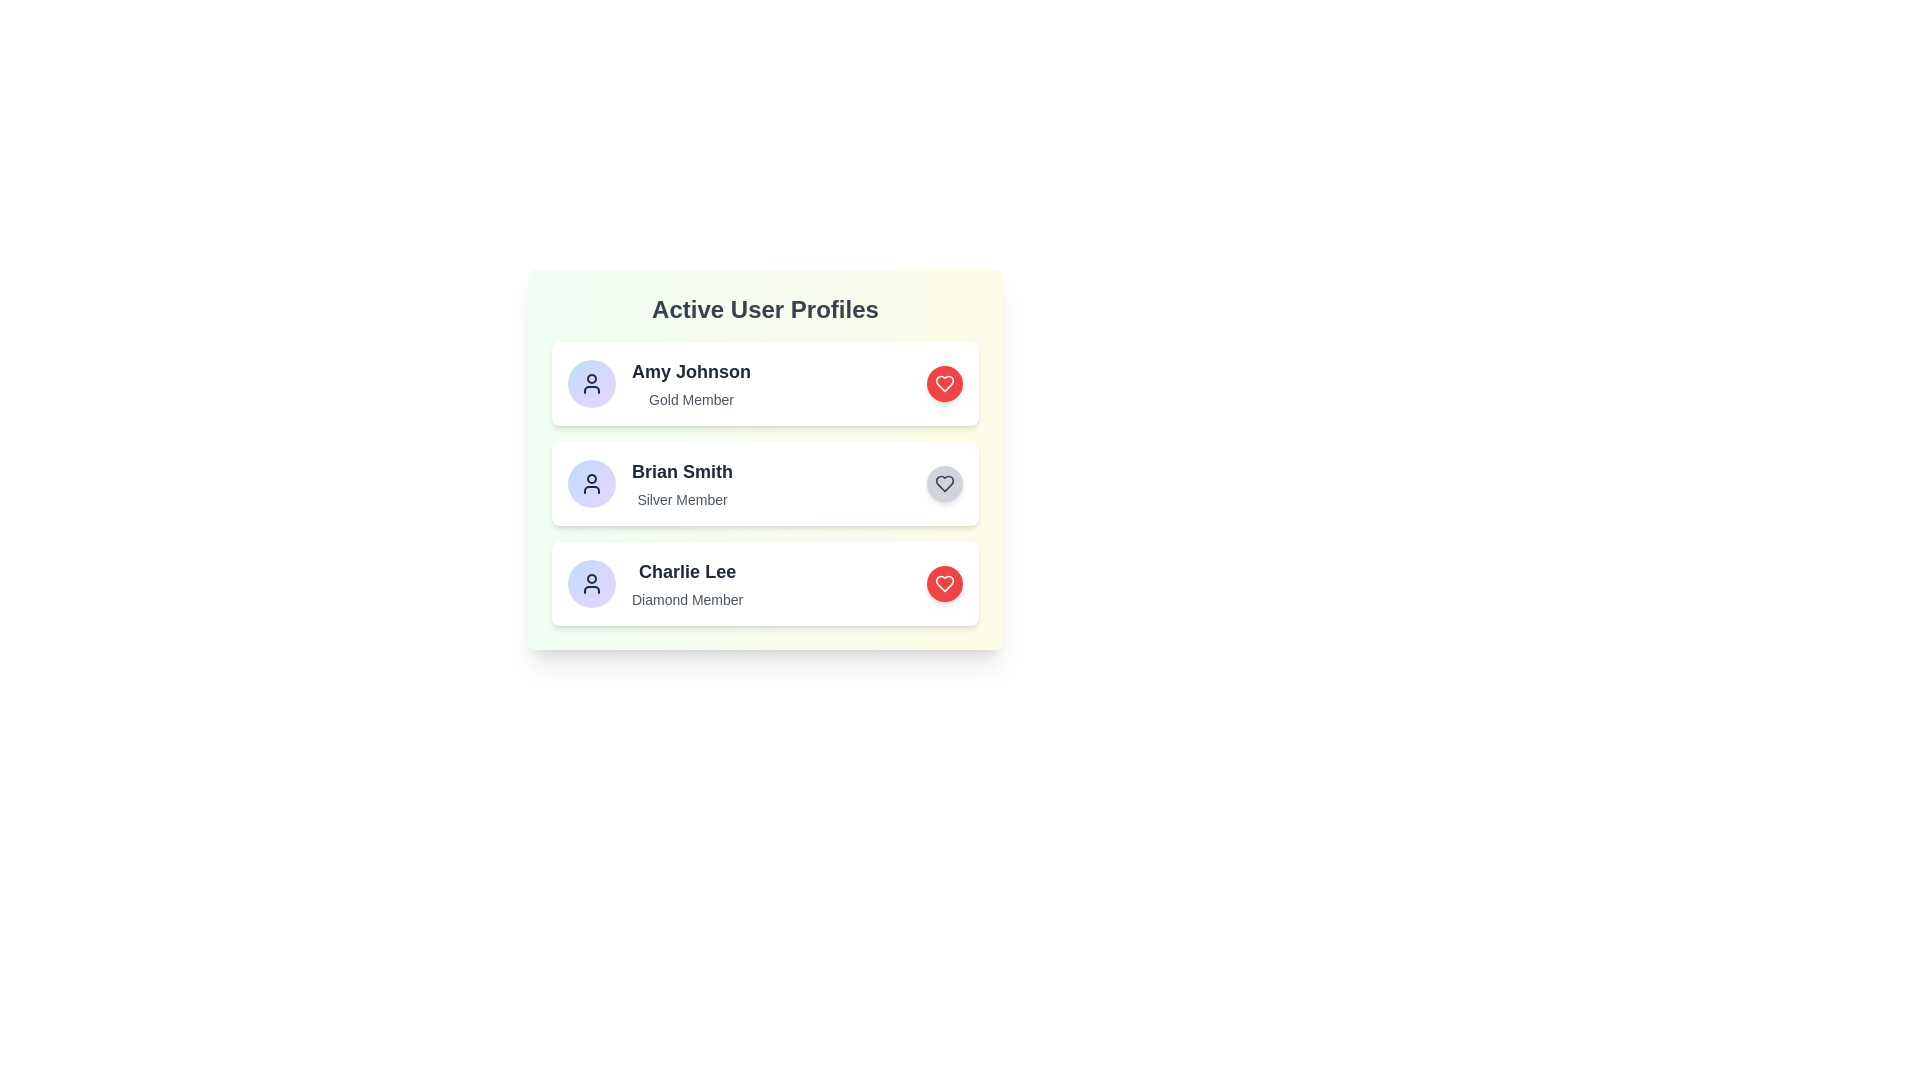  I want to click on the Decorative user icon placeholder representing user 'Amy Johnson', located at the beginning of the first row in the user information component, so click(590, 384).